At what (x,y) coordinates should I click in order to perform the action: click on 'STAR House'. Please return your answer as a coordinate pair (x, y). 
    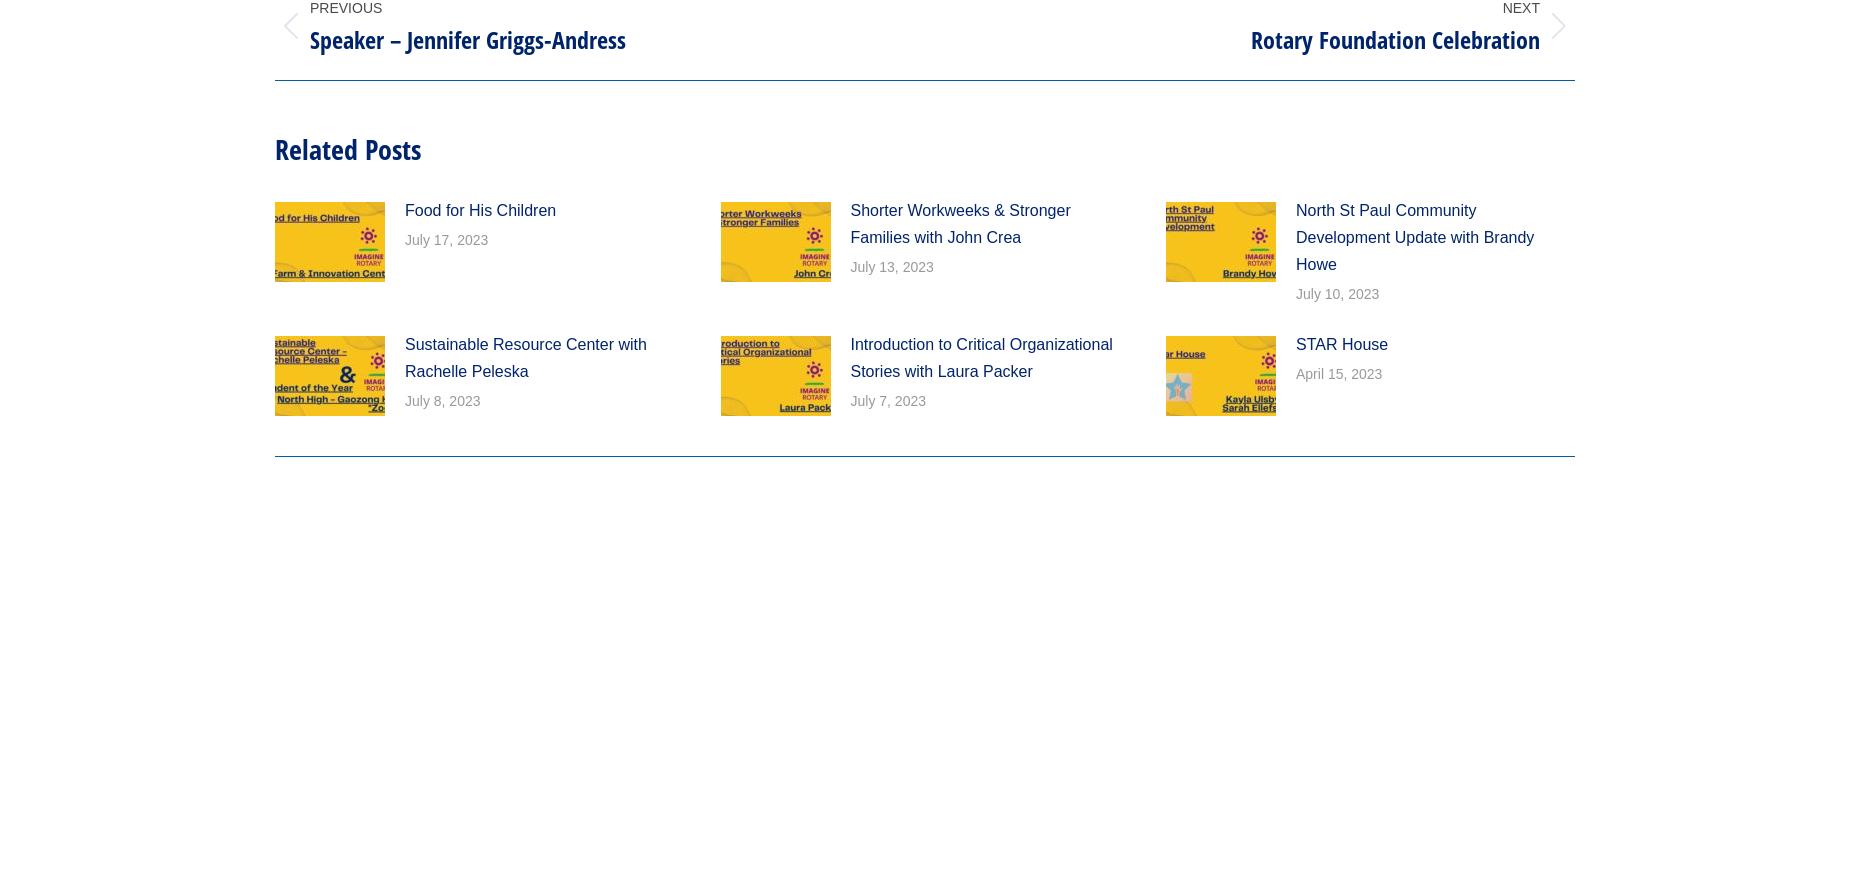
    Looking at the image, I should click on (1340, 343).